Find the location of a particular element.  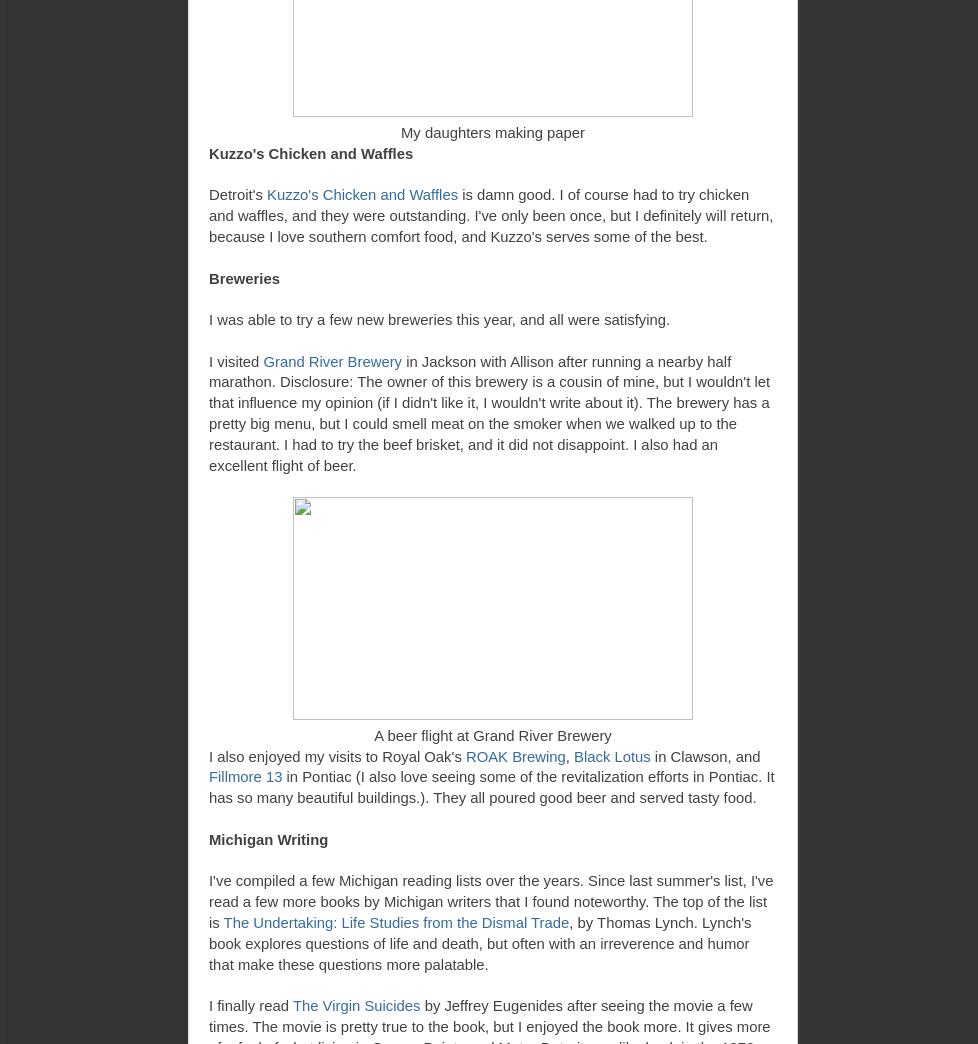

'Detroit's' is located at coordinates (238, 194).